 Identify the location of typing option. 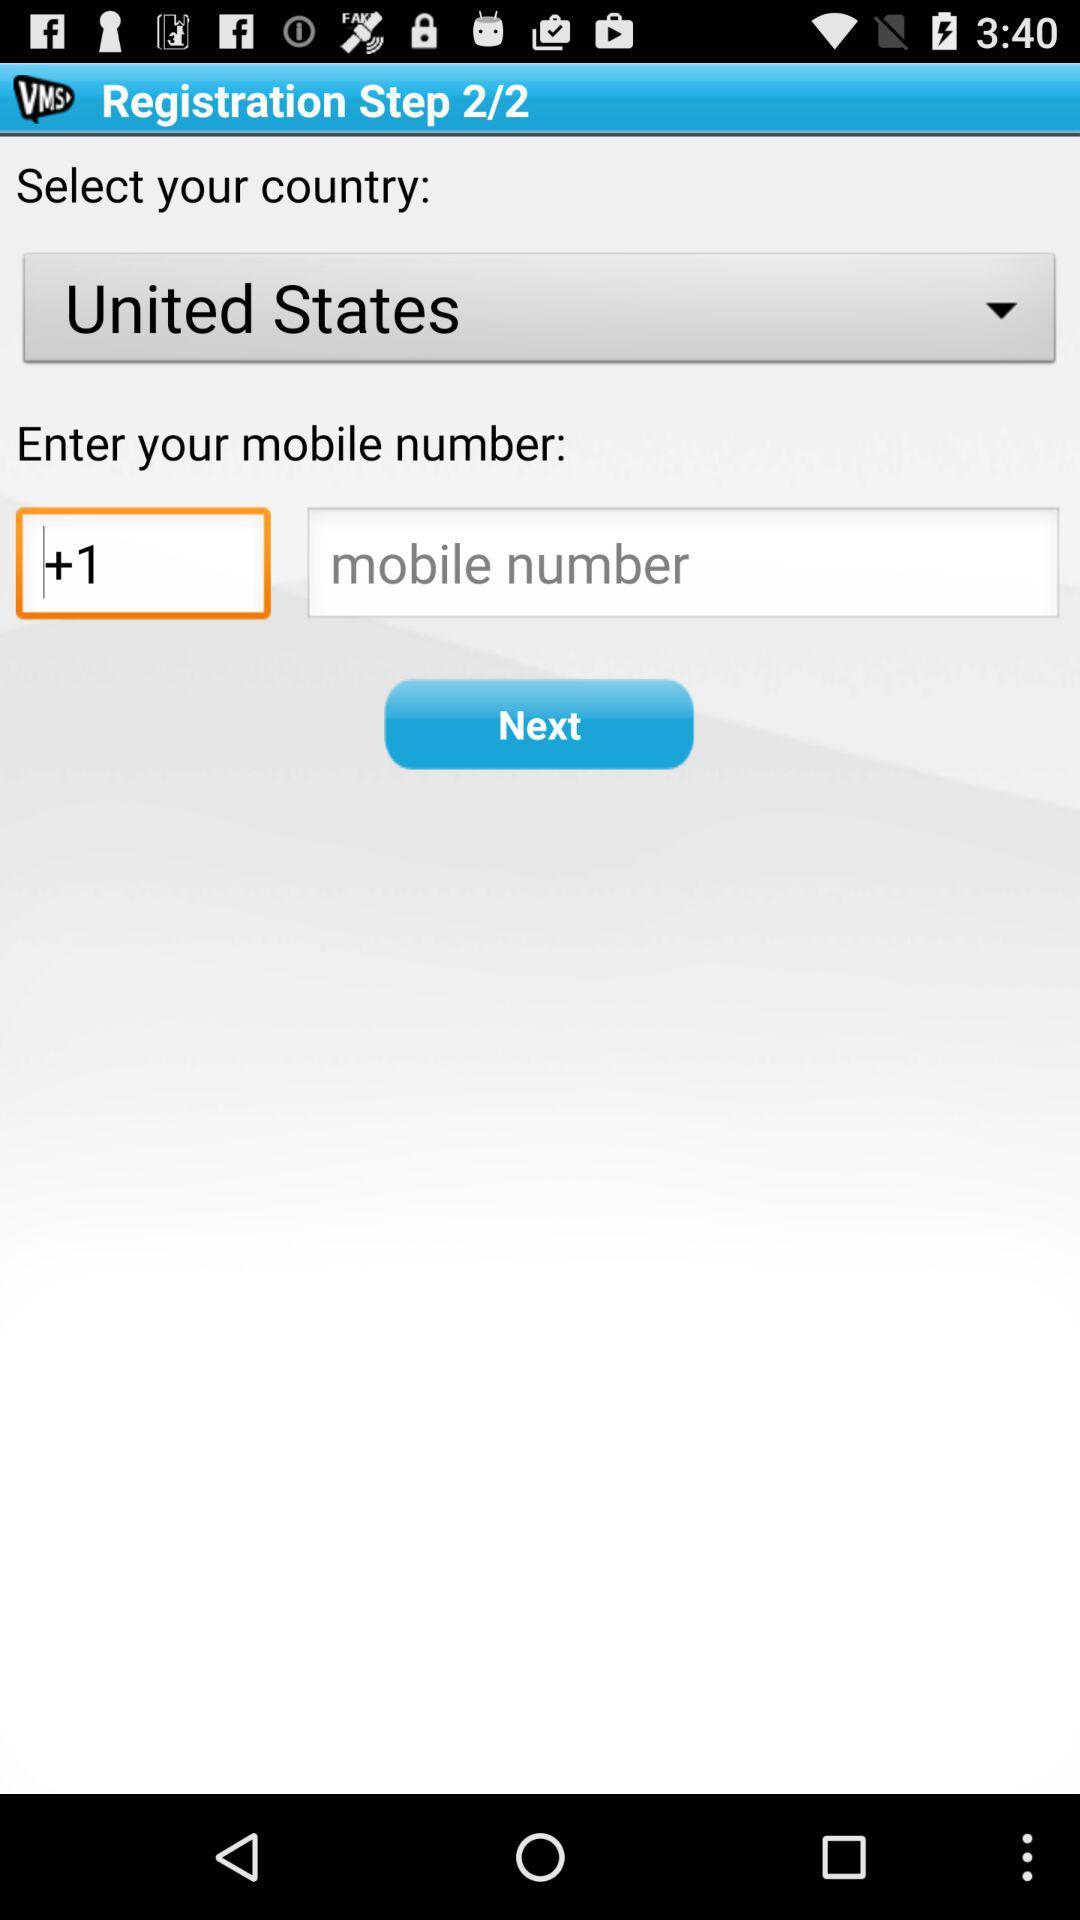
(682, 567).